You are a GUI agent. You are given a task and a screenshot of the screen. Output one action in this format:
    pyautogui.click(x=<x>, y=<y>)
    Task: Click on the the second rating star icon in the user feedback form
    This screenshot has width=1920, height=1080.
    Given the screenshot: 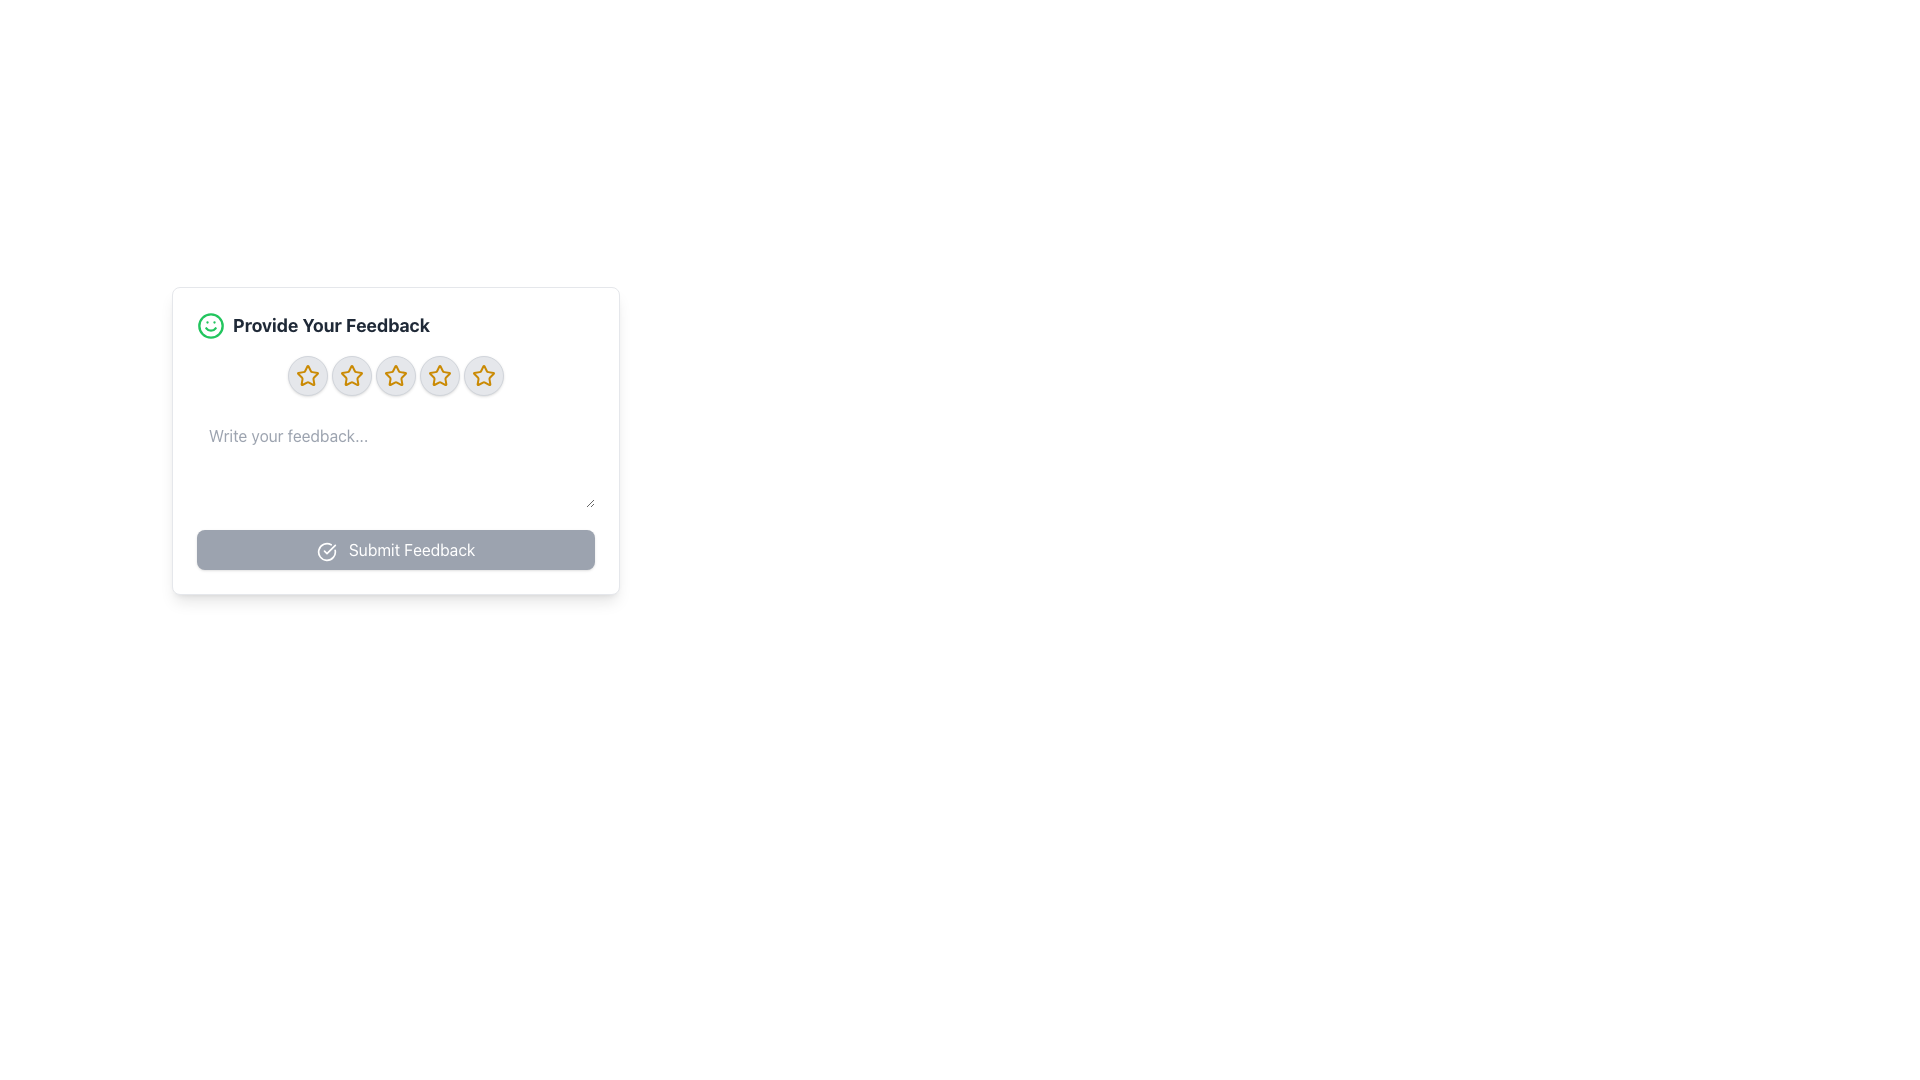 What is the action you would take?
    pyautogui.click(x=351, y=375)
    